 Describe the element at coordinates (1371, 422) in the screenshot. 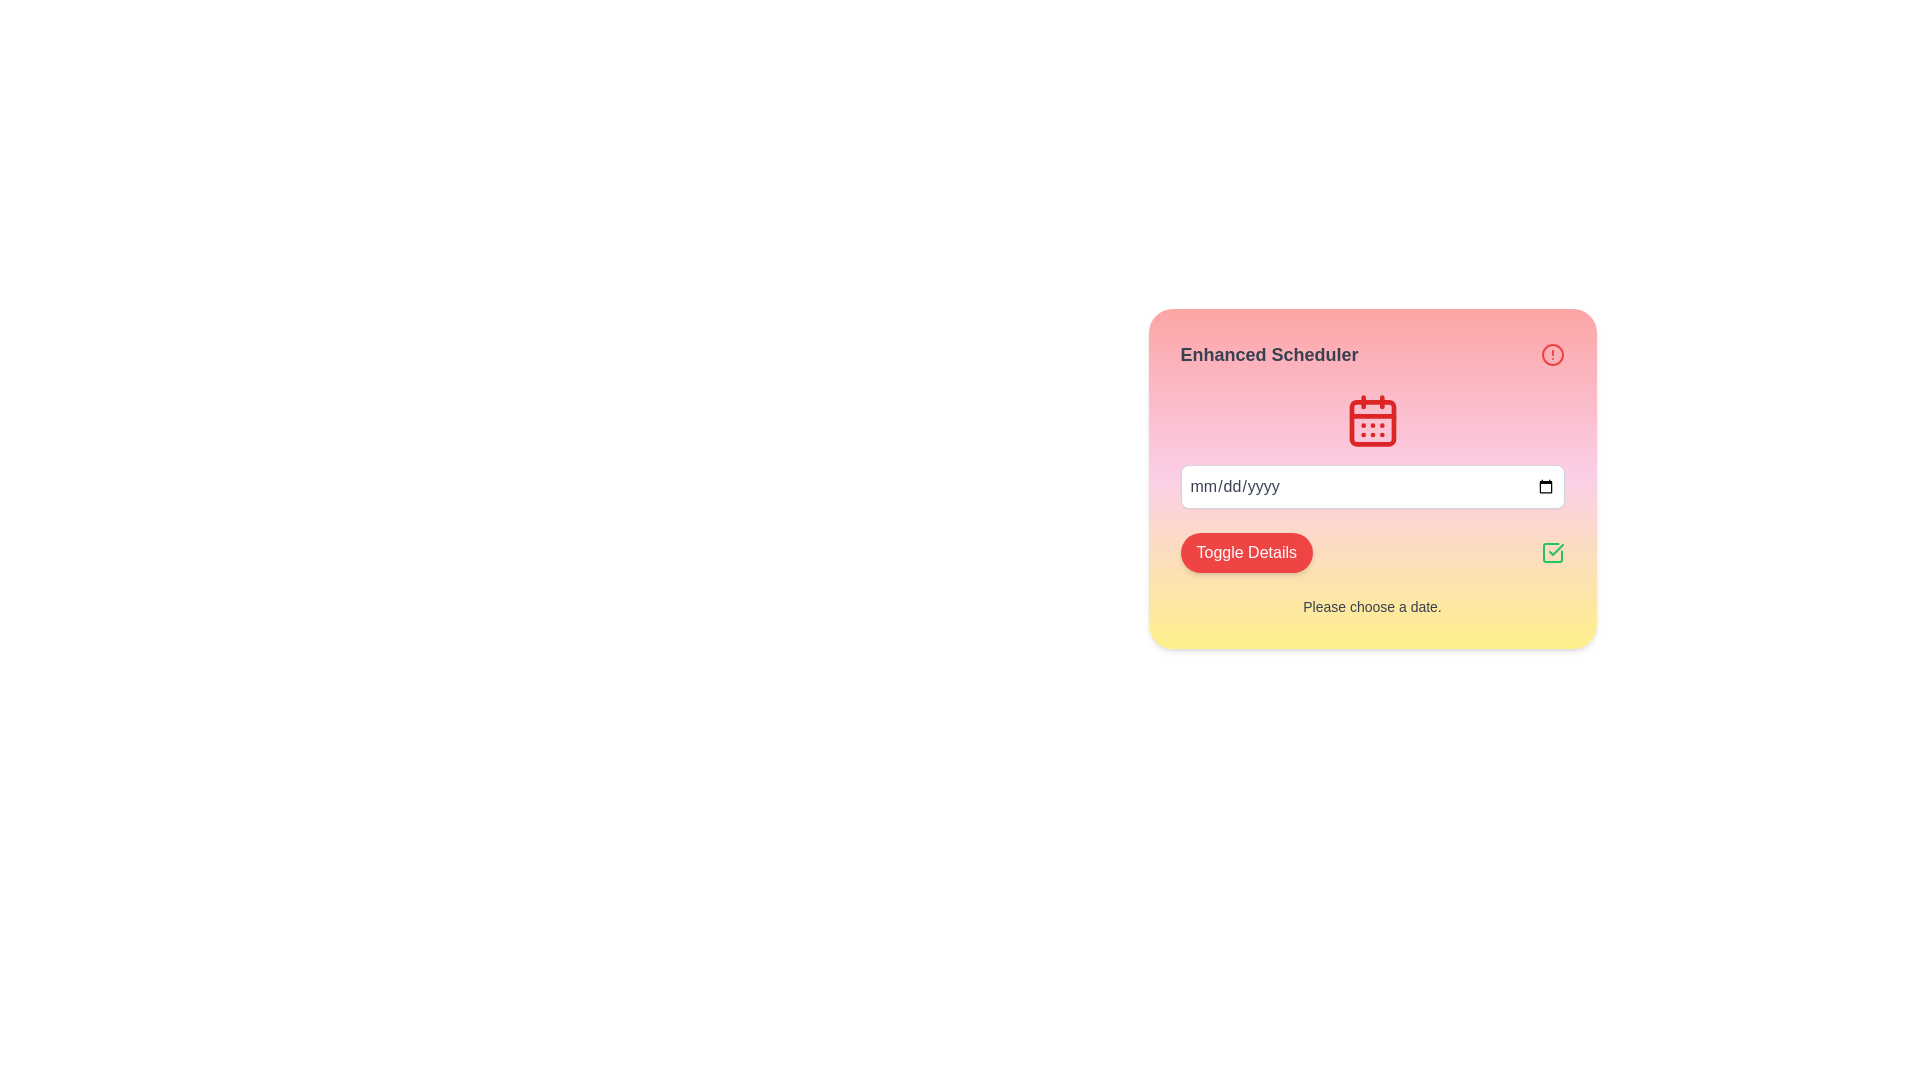

I see `the red square cell within the calendar icon that is centrally placed above the date input field` at that location.